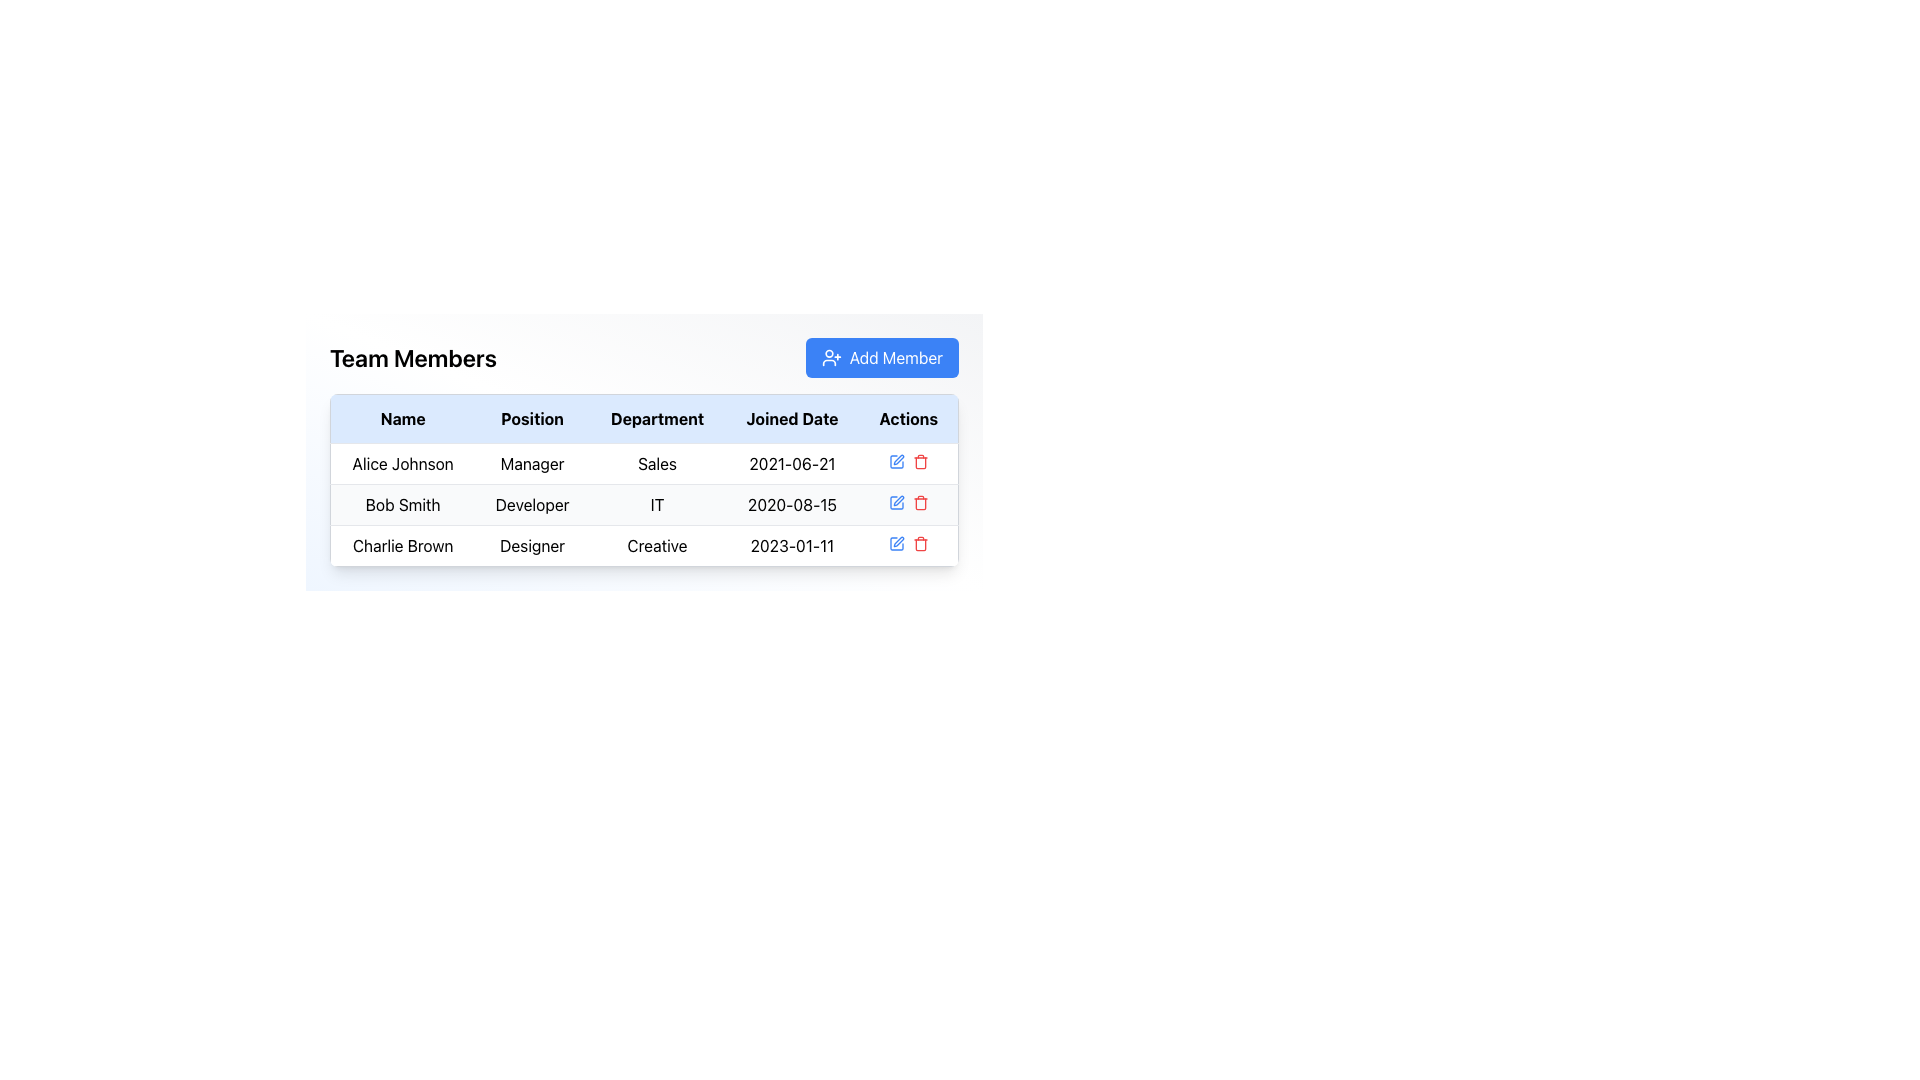  What do you see at coordinates (791, 504) in the screenshot?
I see `the static text displaying the date '2020-08-15' in the 'Joined Date' column for 'Bob Smith' in the 'Team Members' table` at bounding box center [791, 504].